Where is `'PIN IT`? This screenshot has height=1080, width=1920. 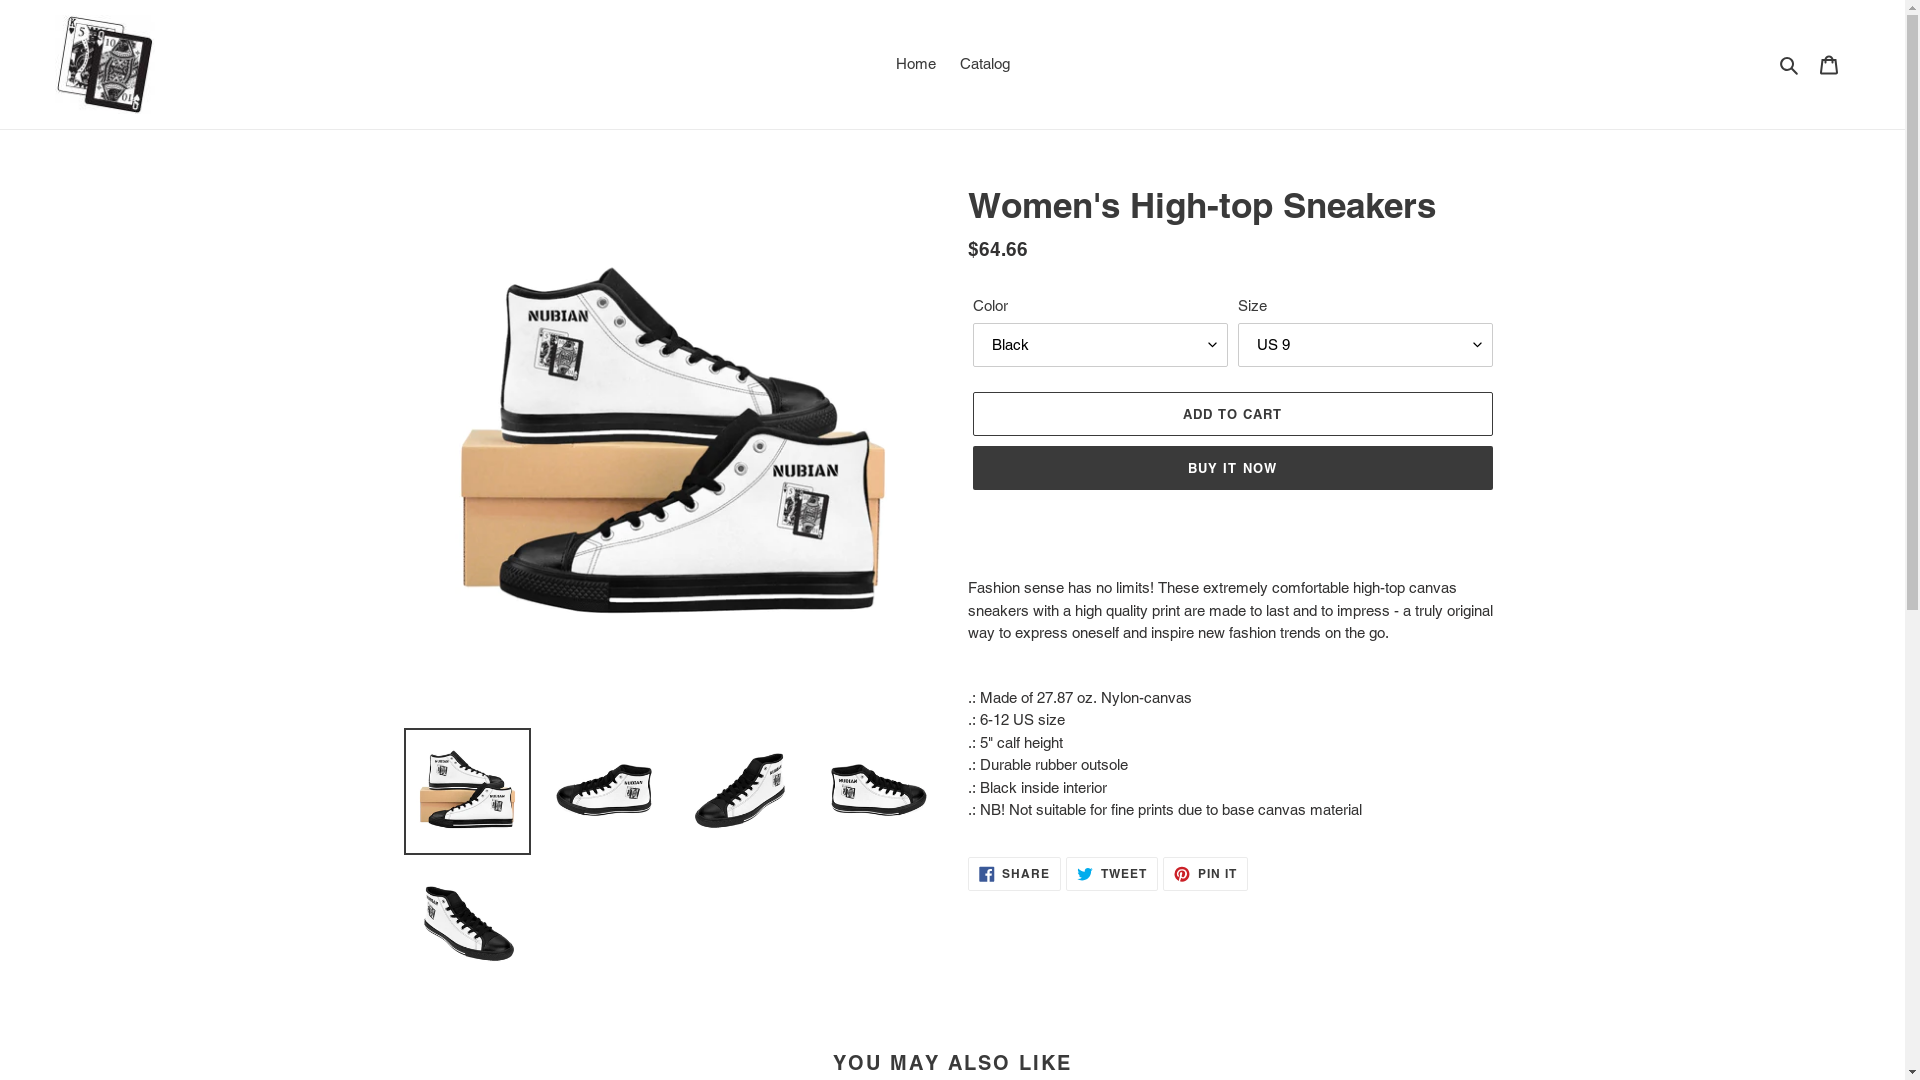
'PIN IT is located at coordinates (1162, 873).